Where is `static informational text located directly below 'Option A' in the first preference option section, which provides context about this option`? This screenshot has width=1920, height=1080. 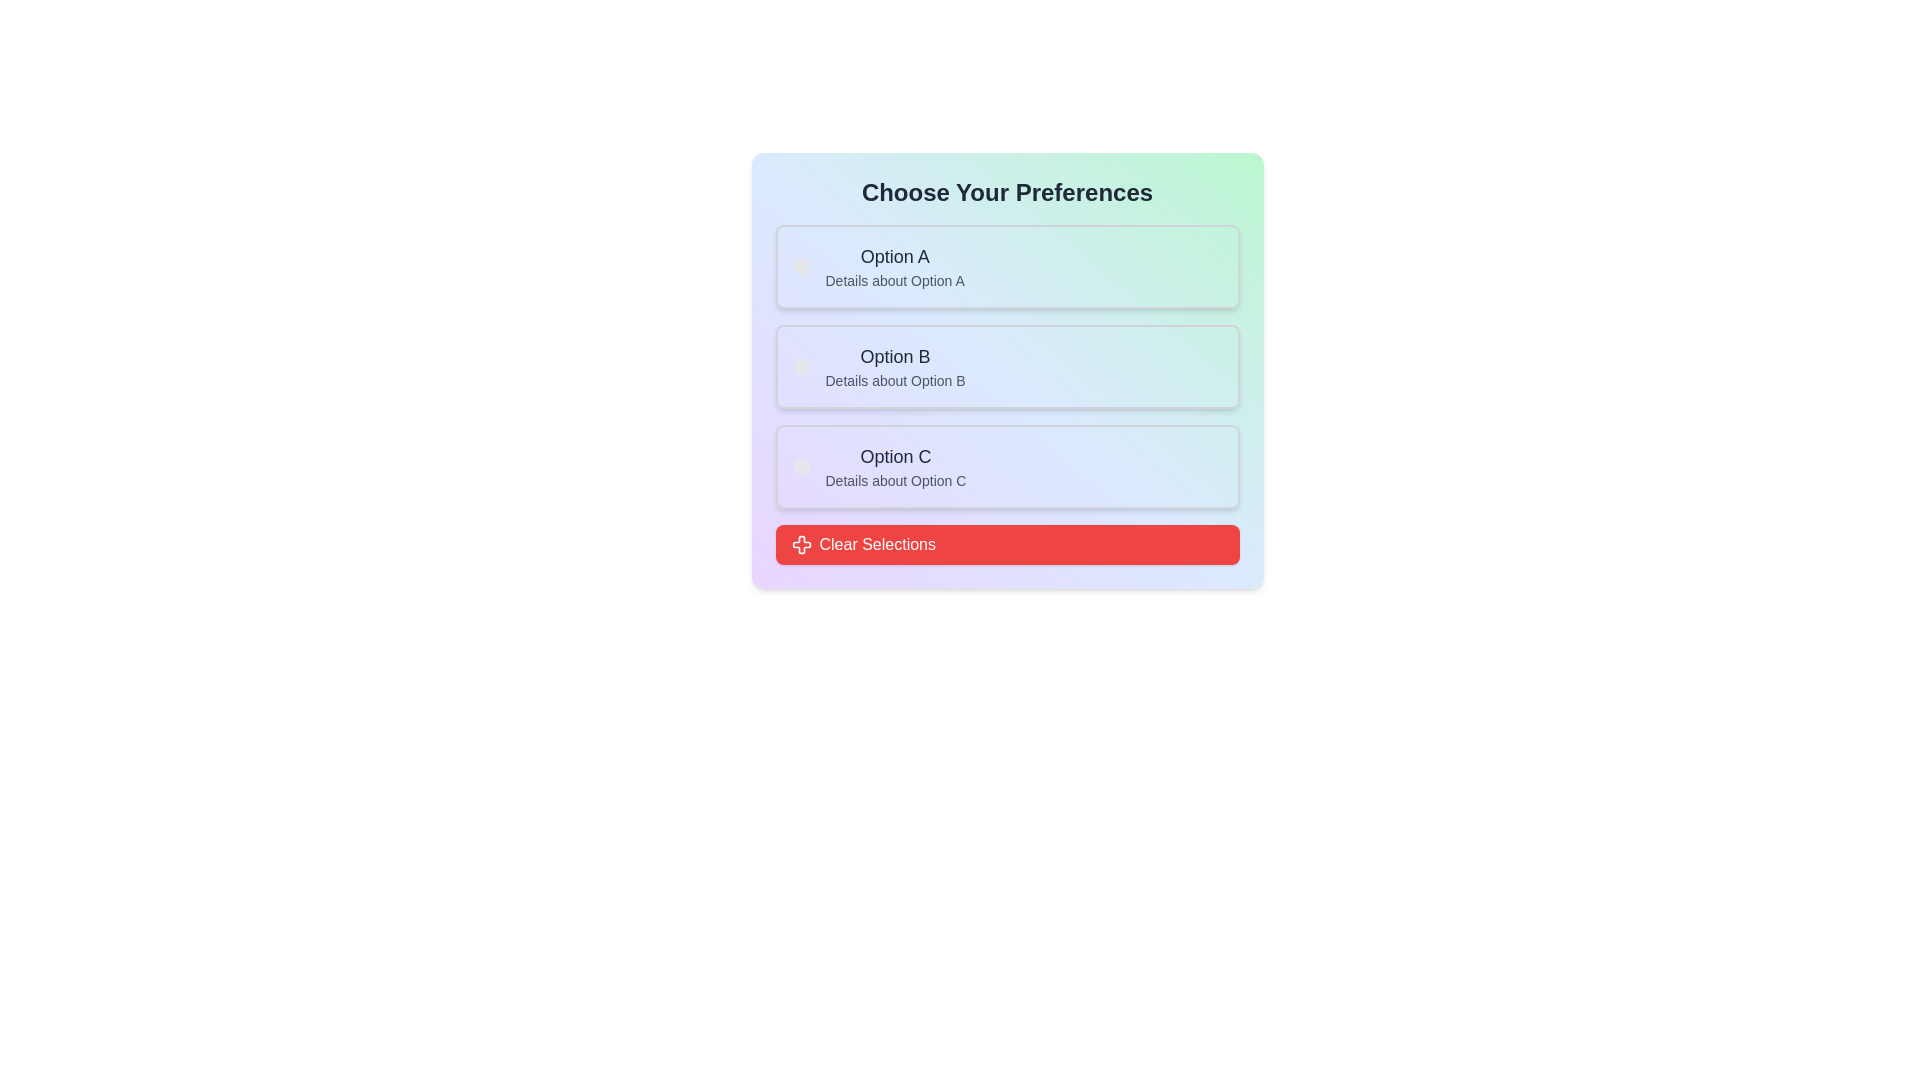
static informational text located directly below 'Option A' in the first preference option section, which provides context about this option is located at coordinates (894, 281).